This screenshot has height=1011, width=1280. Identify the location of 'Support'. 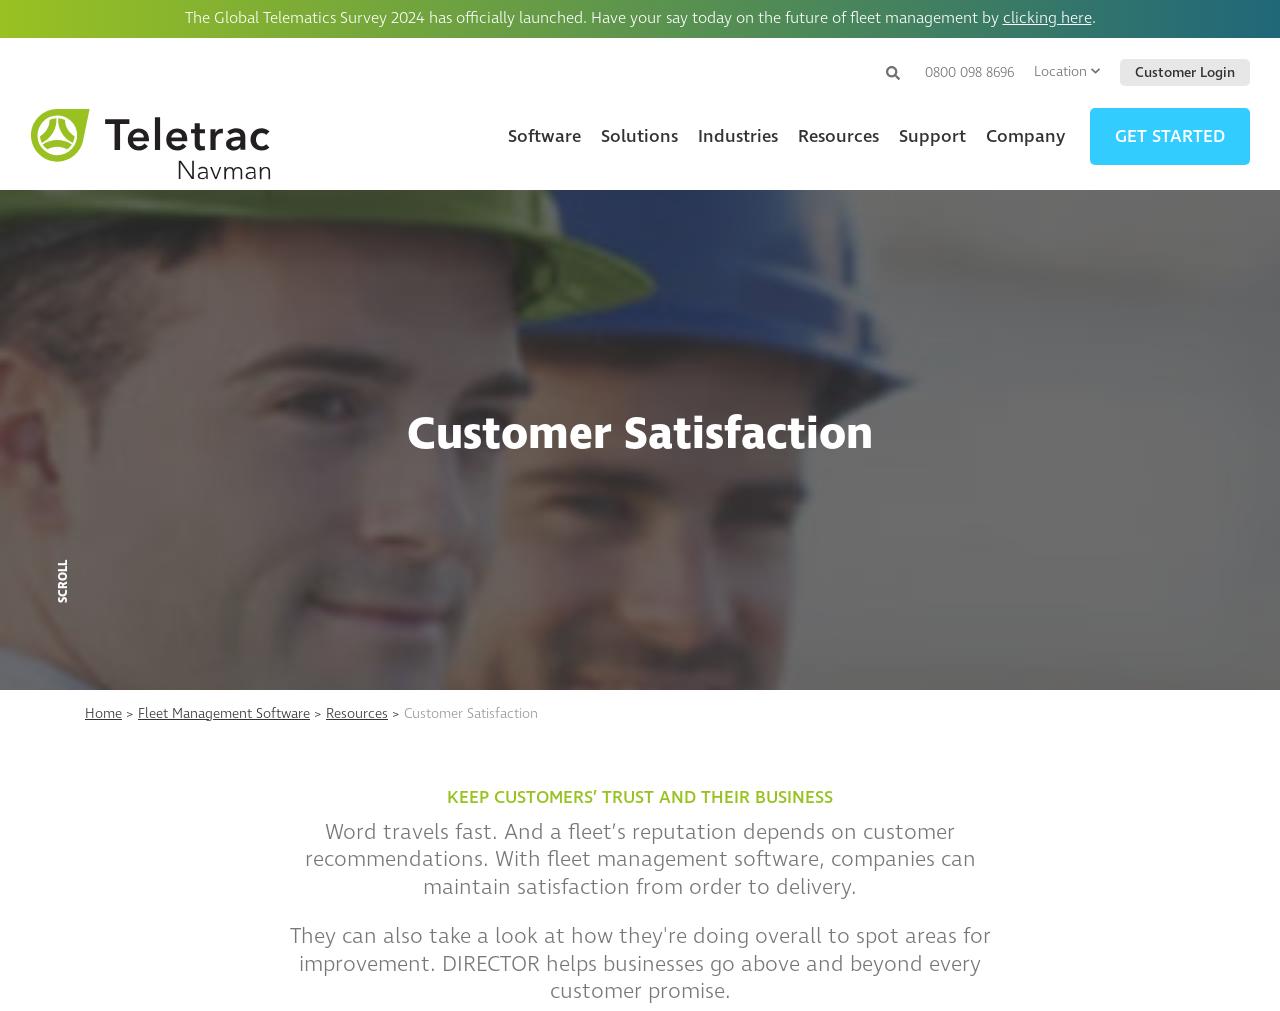
(930, 134).